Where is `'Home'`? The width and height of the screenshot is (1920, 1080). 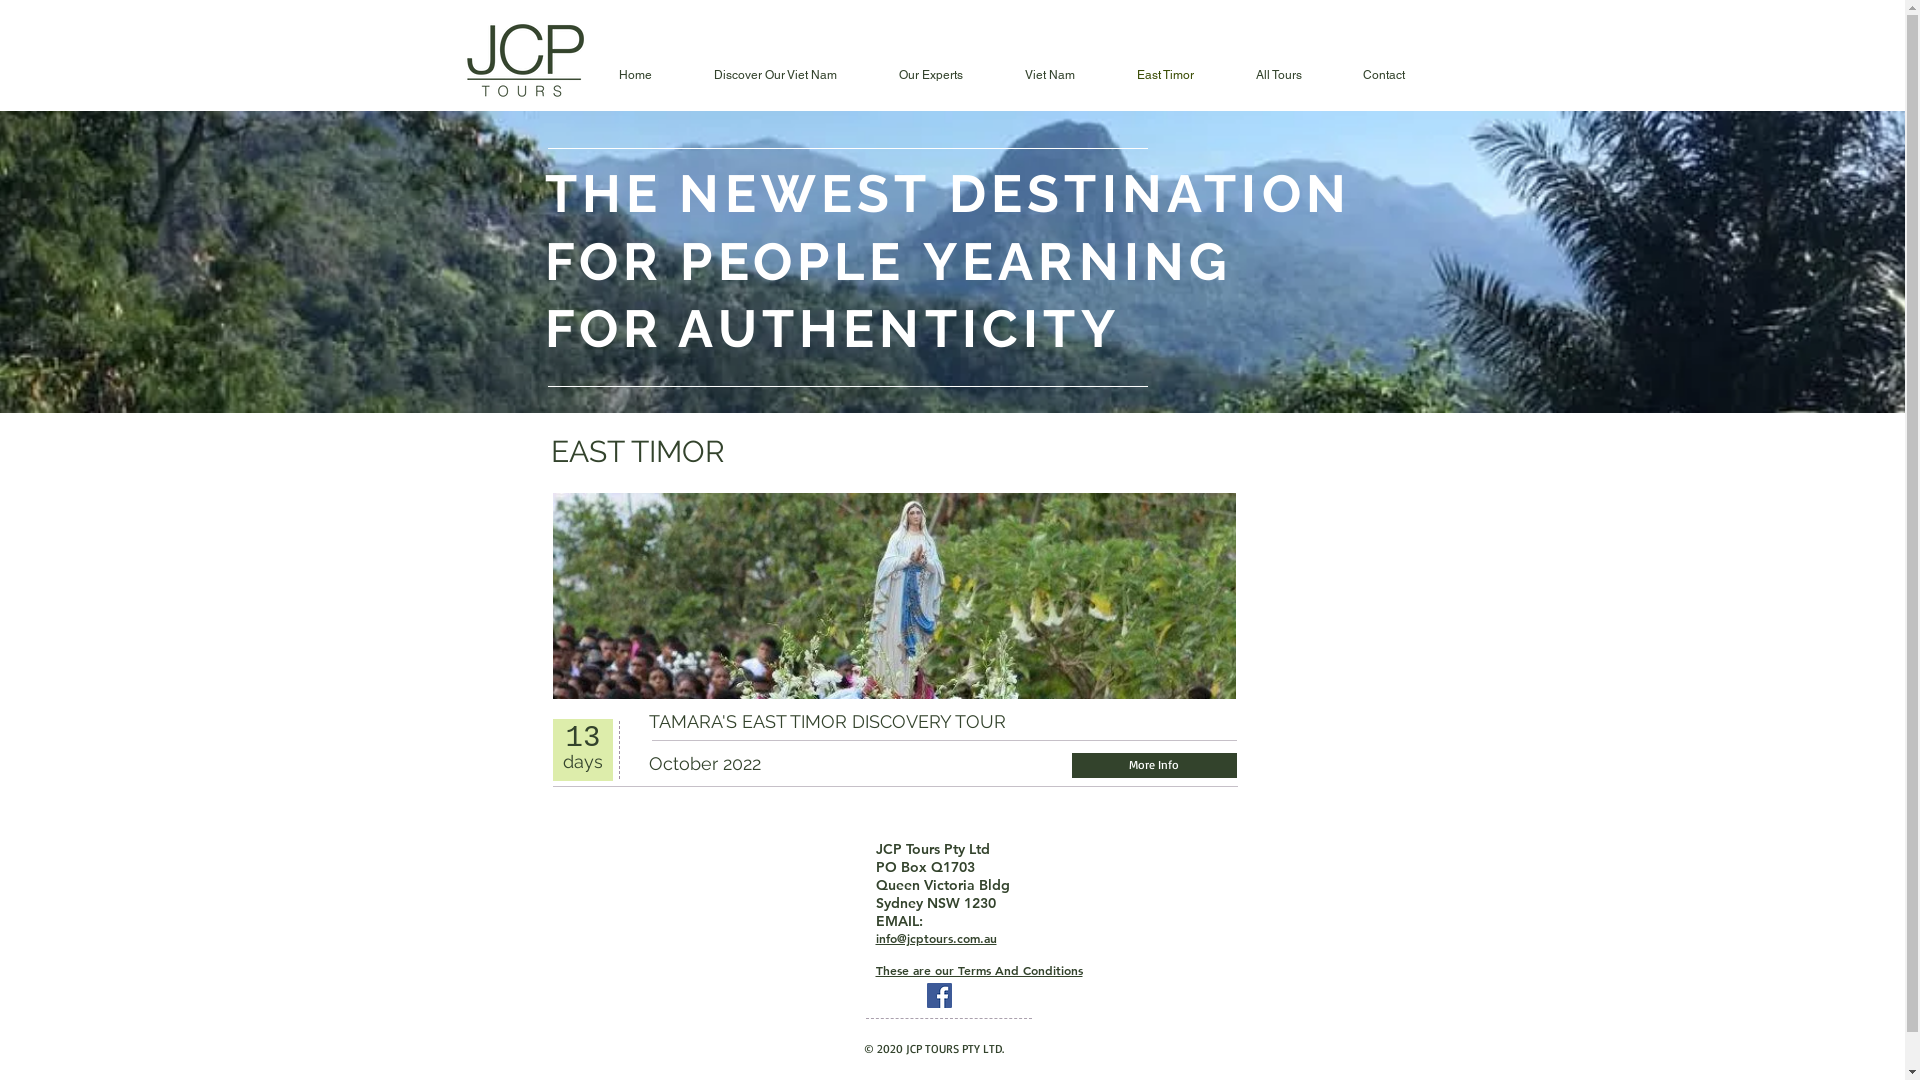
'Home' is located at coordinates (634, 74).